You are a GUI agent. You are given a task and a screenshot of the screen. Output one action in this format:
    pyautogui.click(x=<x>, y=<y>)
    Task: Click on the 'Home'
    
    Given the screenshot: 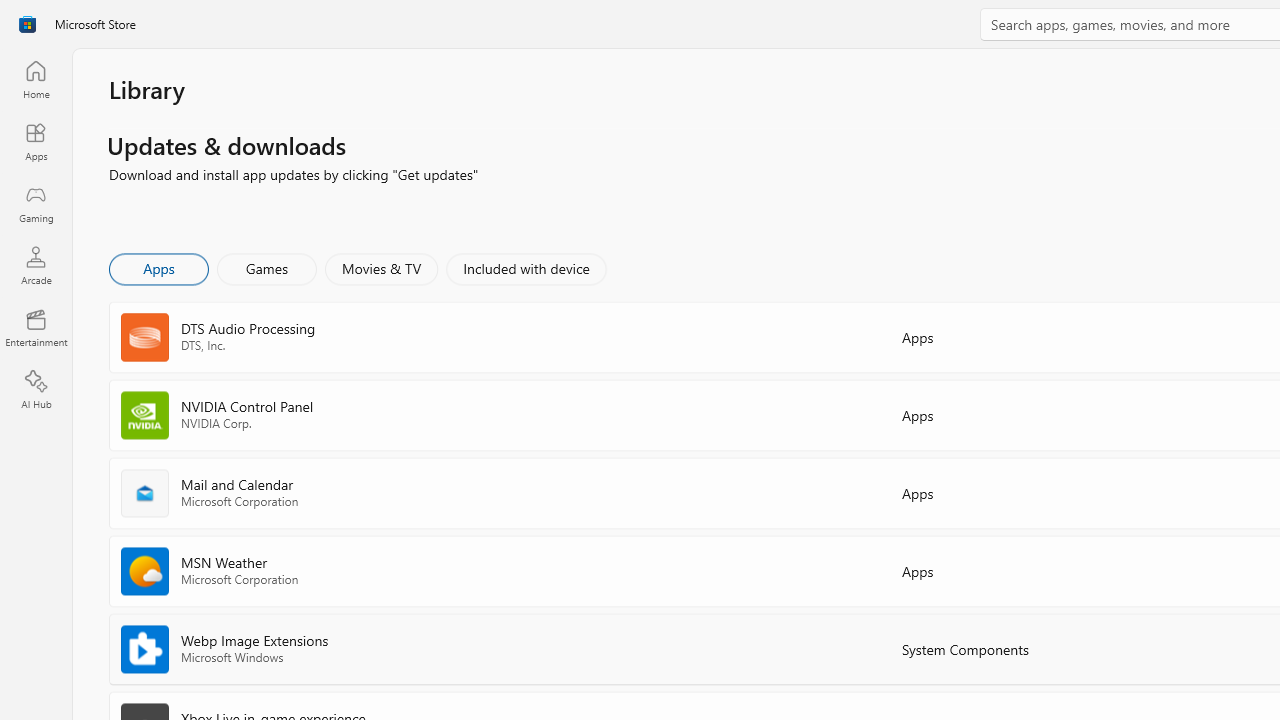 What is the action you would take?
    pyautogui.click(x=35, y=78)
    